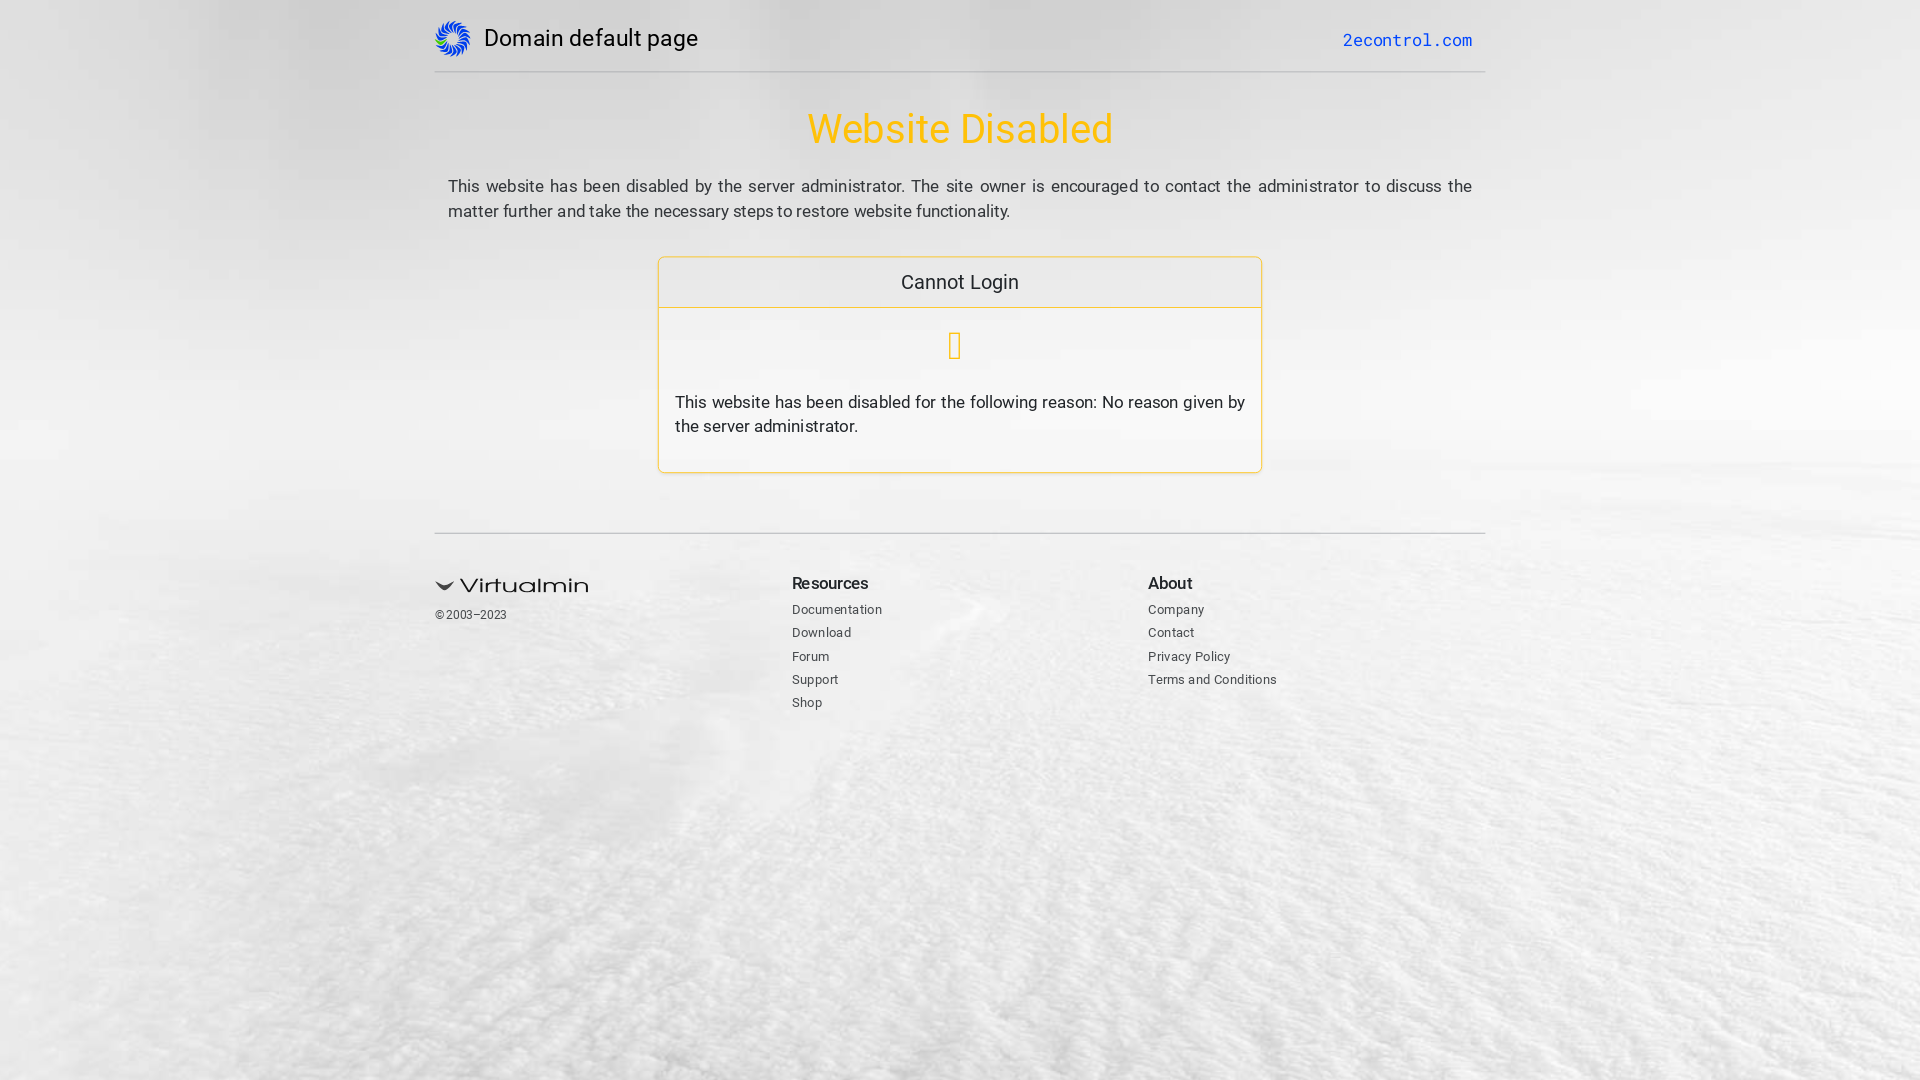 The image size is (1920, 1080). What do you see at coordinates (846, 610) in the screenshot?
I see `'Documentation'` at bounding box center [846, 610].